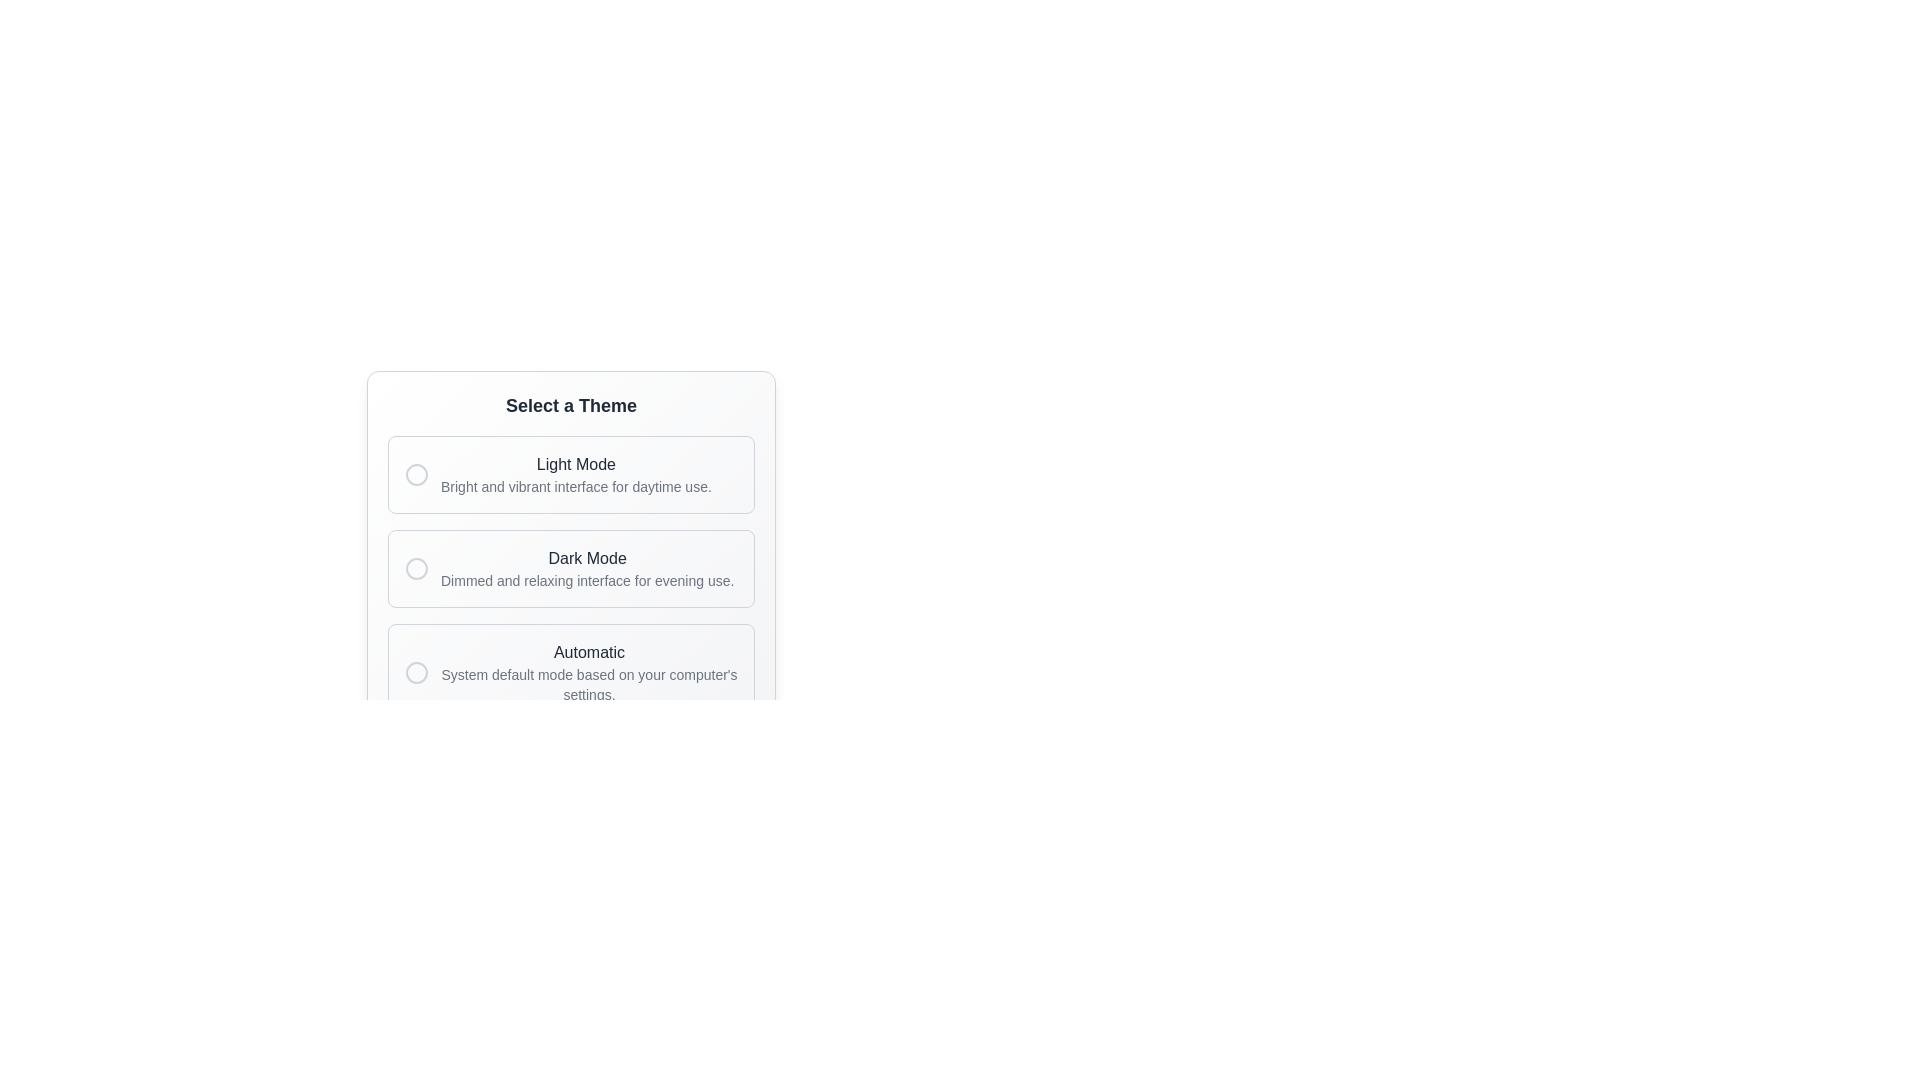 The image size is (1920, 1080). I want to click on the 'Light Mode' text label, which is a medium gray colored label positioned centrally at the top of its section above a description text, so click(575, 465).